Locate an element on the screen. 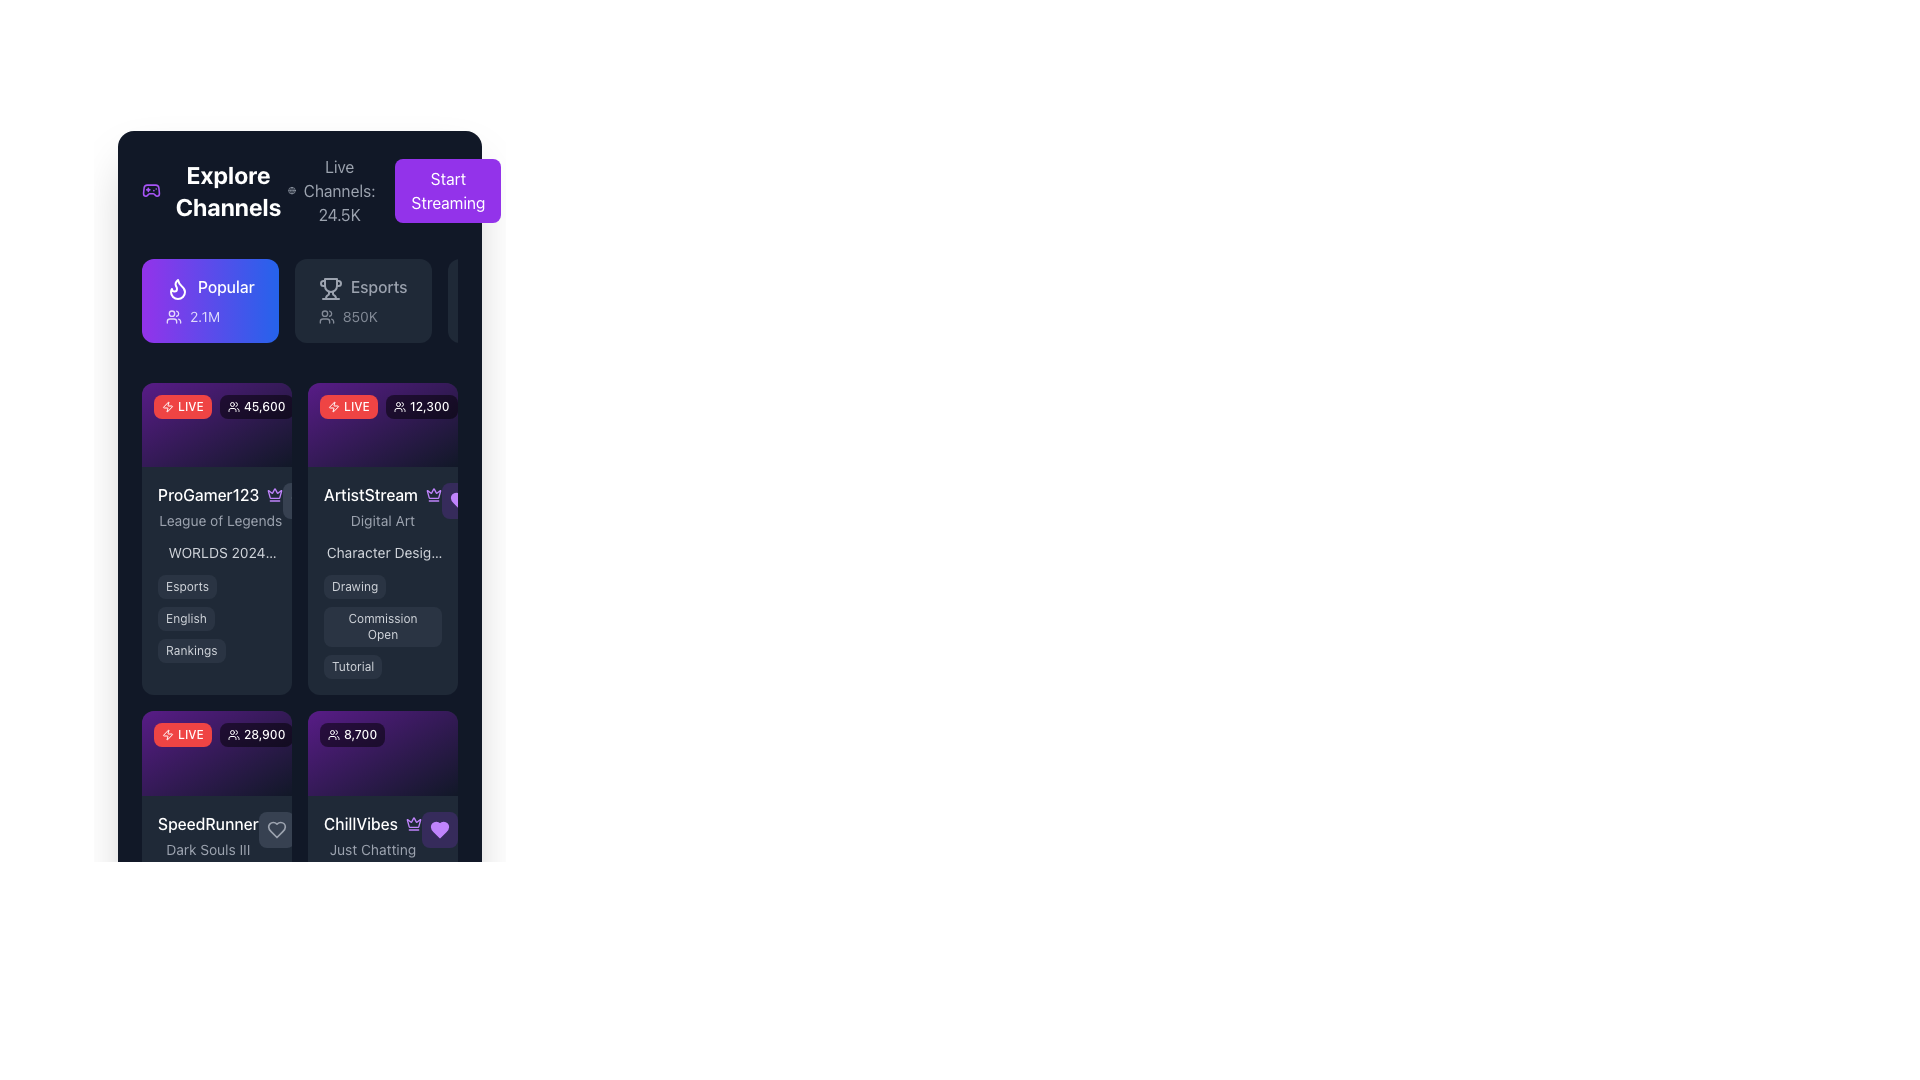 This screenshot has height=1080, width=1920. the Live indicator with viewer count in the bottom-left corner of the second row of content cards to potentially reveal additional details is located at coordinates (223, 735).